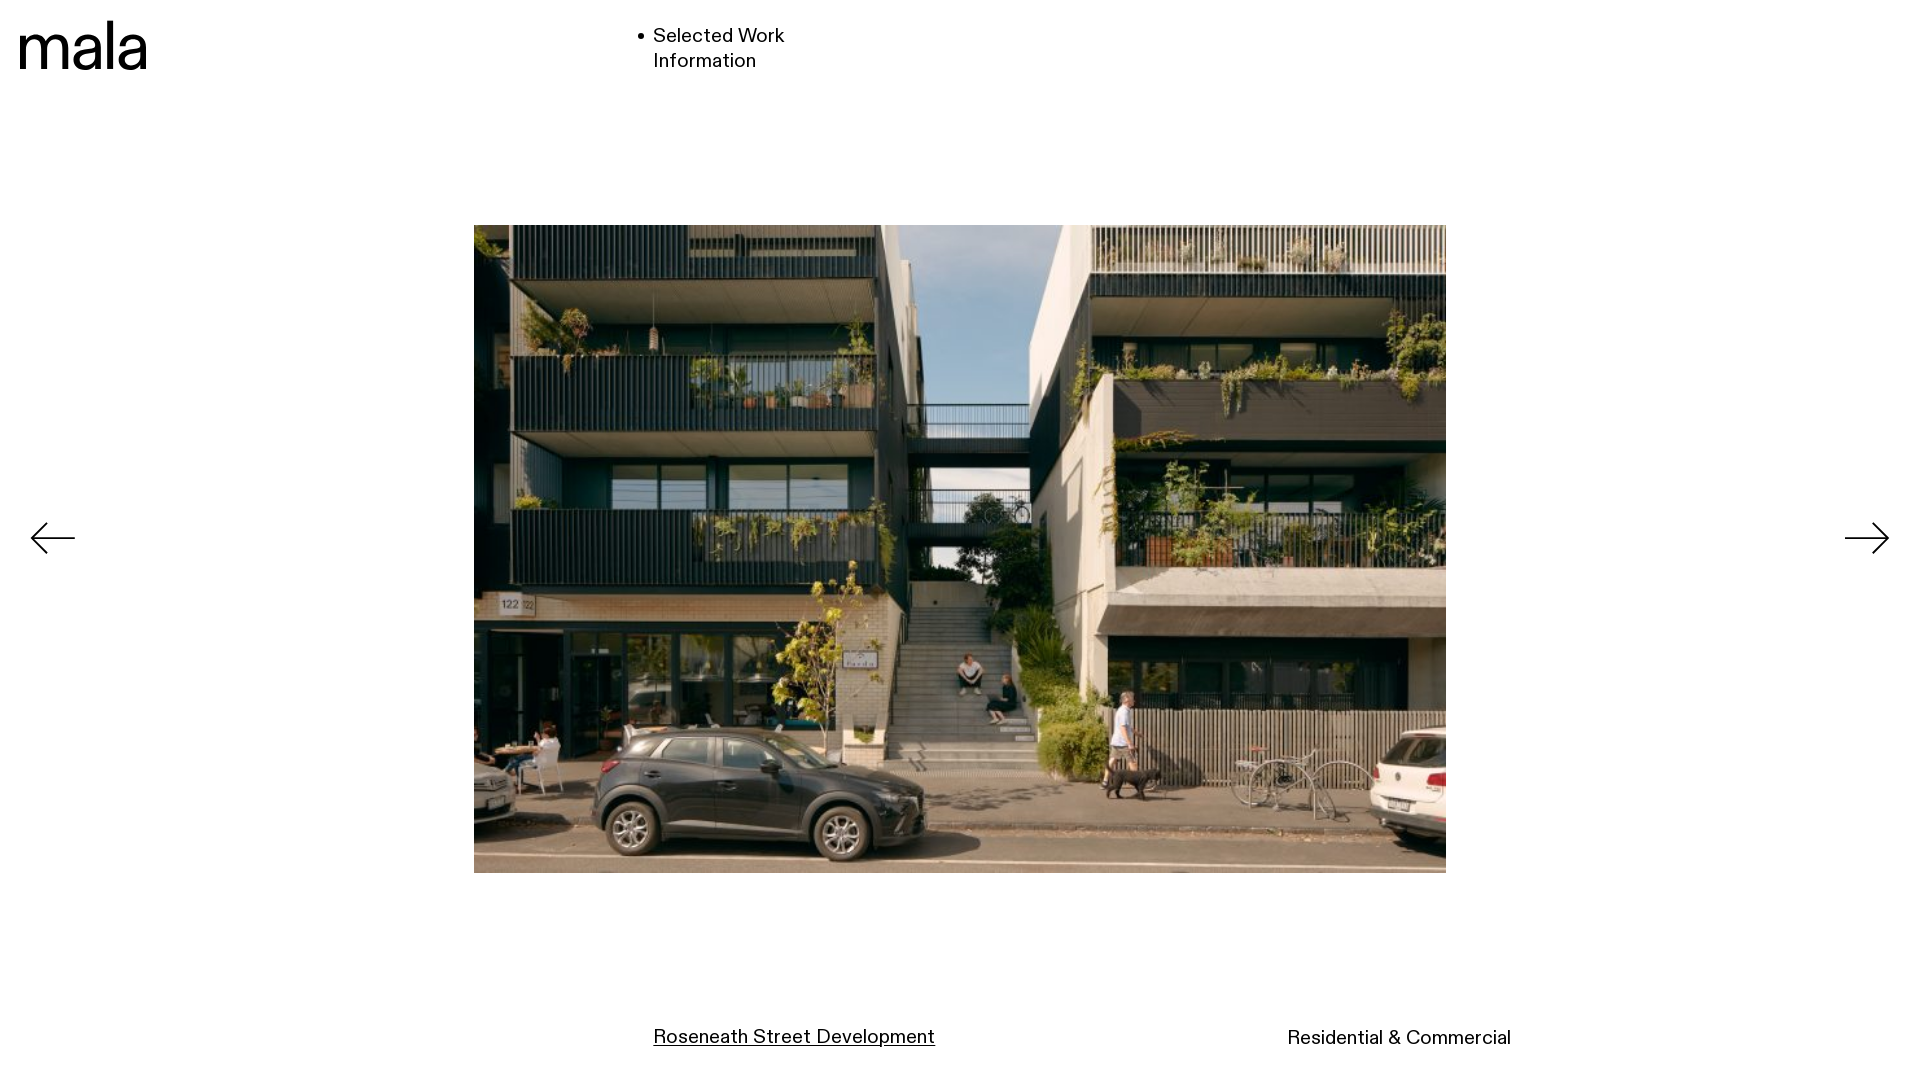  What do you see at coordinates (792, 1036) in the screenshot?
I see `'Roseneath Street Development'` at bounding box center [792, 1036].